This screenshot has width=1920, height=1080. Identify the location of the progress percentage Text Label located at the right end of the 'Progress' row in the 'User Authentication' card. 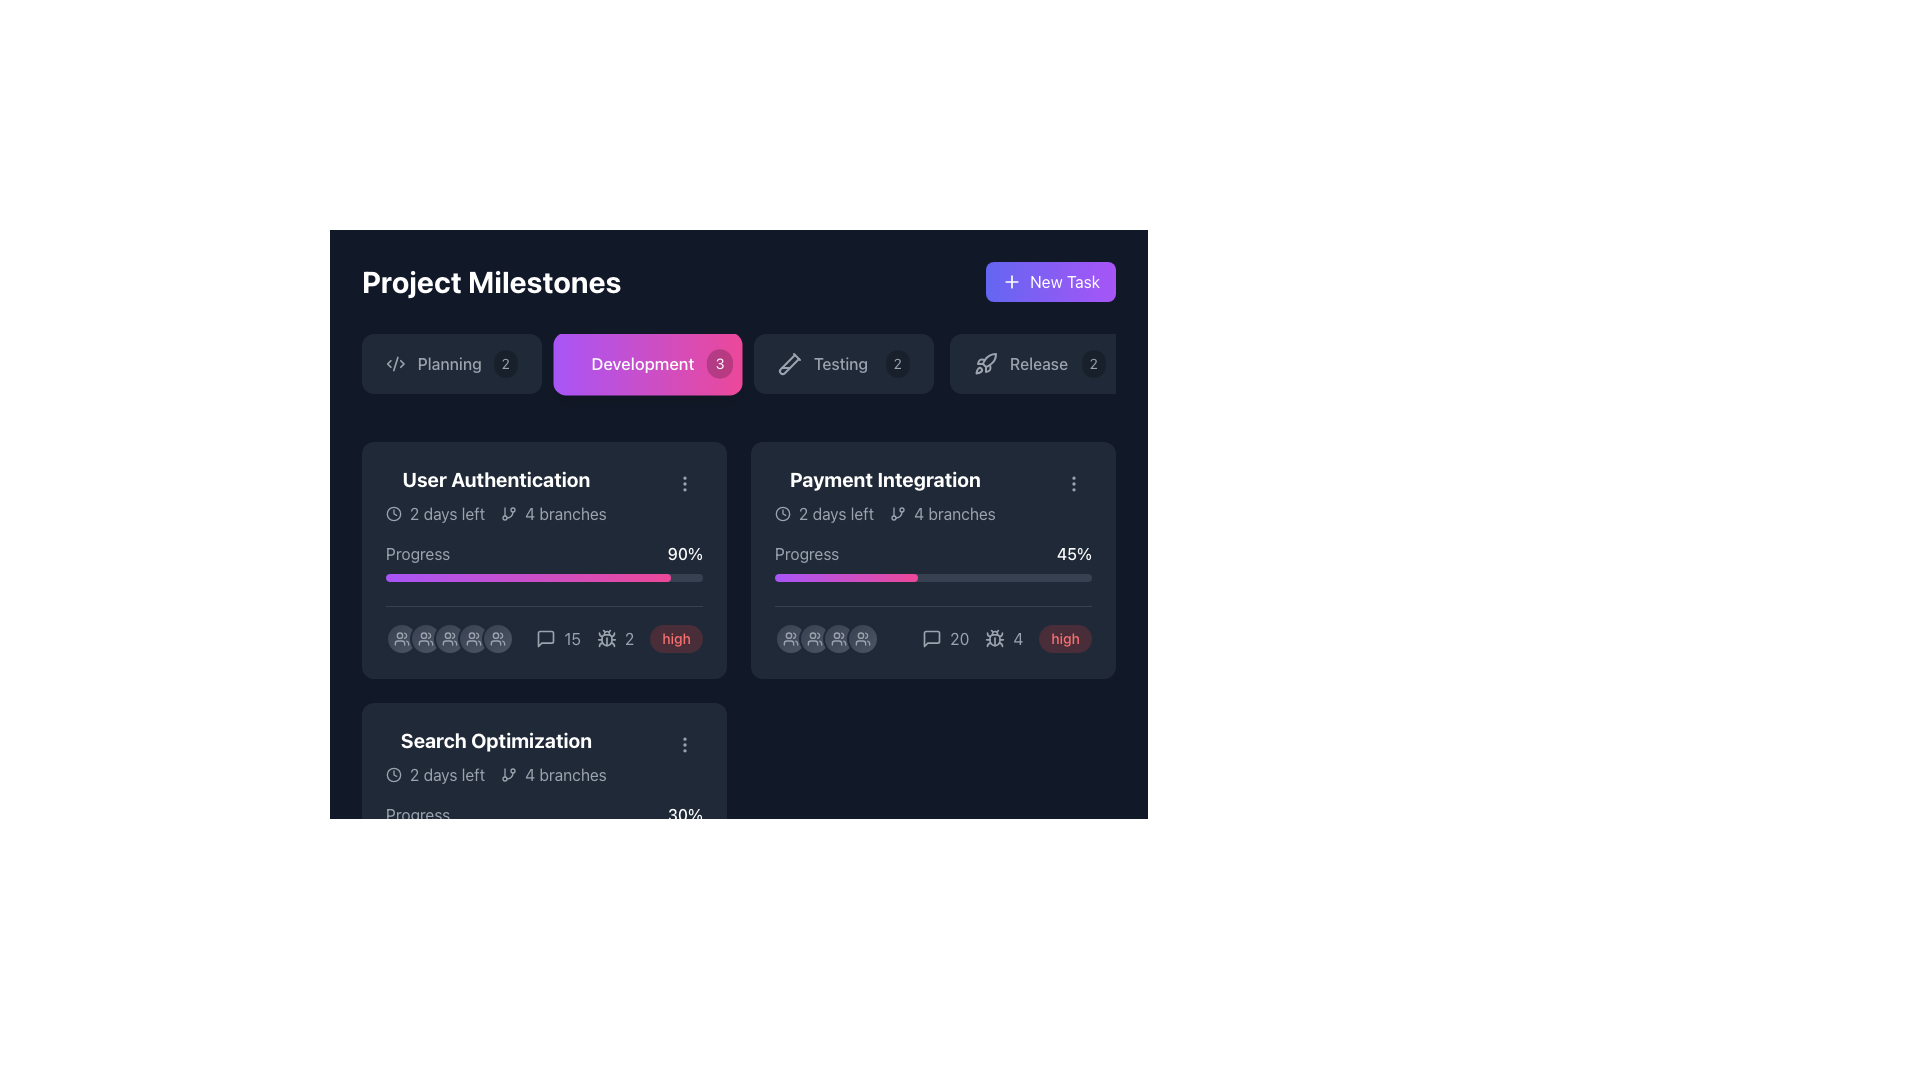
(685, 554).